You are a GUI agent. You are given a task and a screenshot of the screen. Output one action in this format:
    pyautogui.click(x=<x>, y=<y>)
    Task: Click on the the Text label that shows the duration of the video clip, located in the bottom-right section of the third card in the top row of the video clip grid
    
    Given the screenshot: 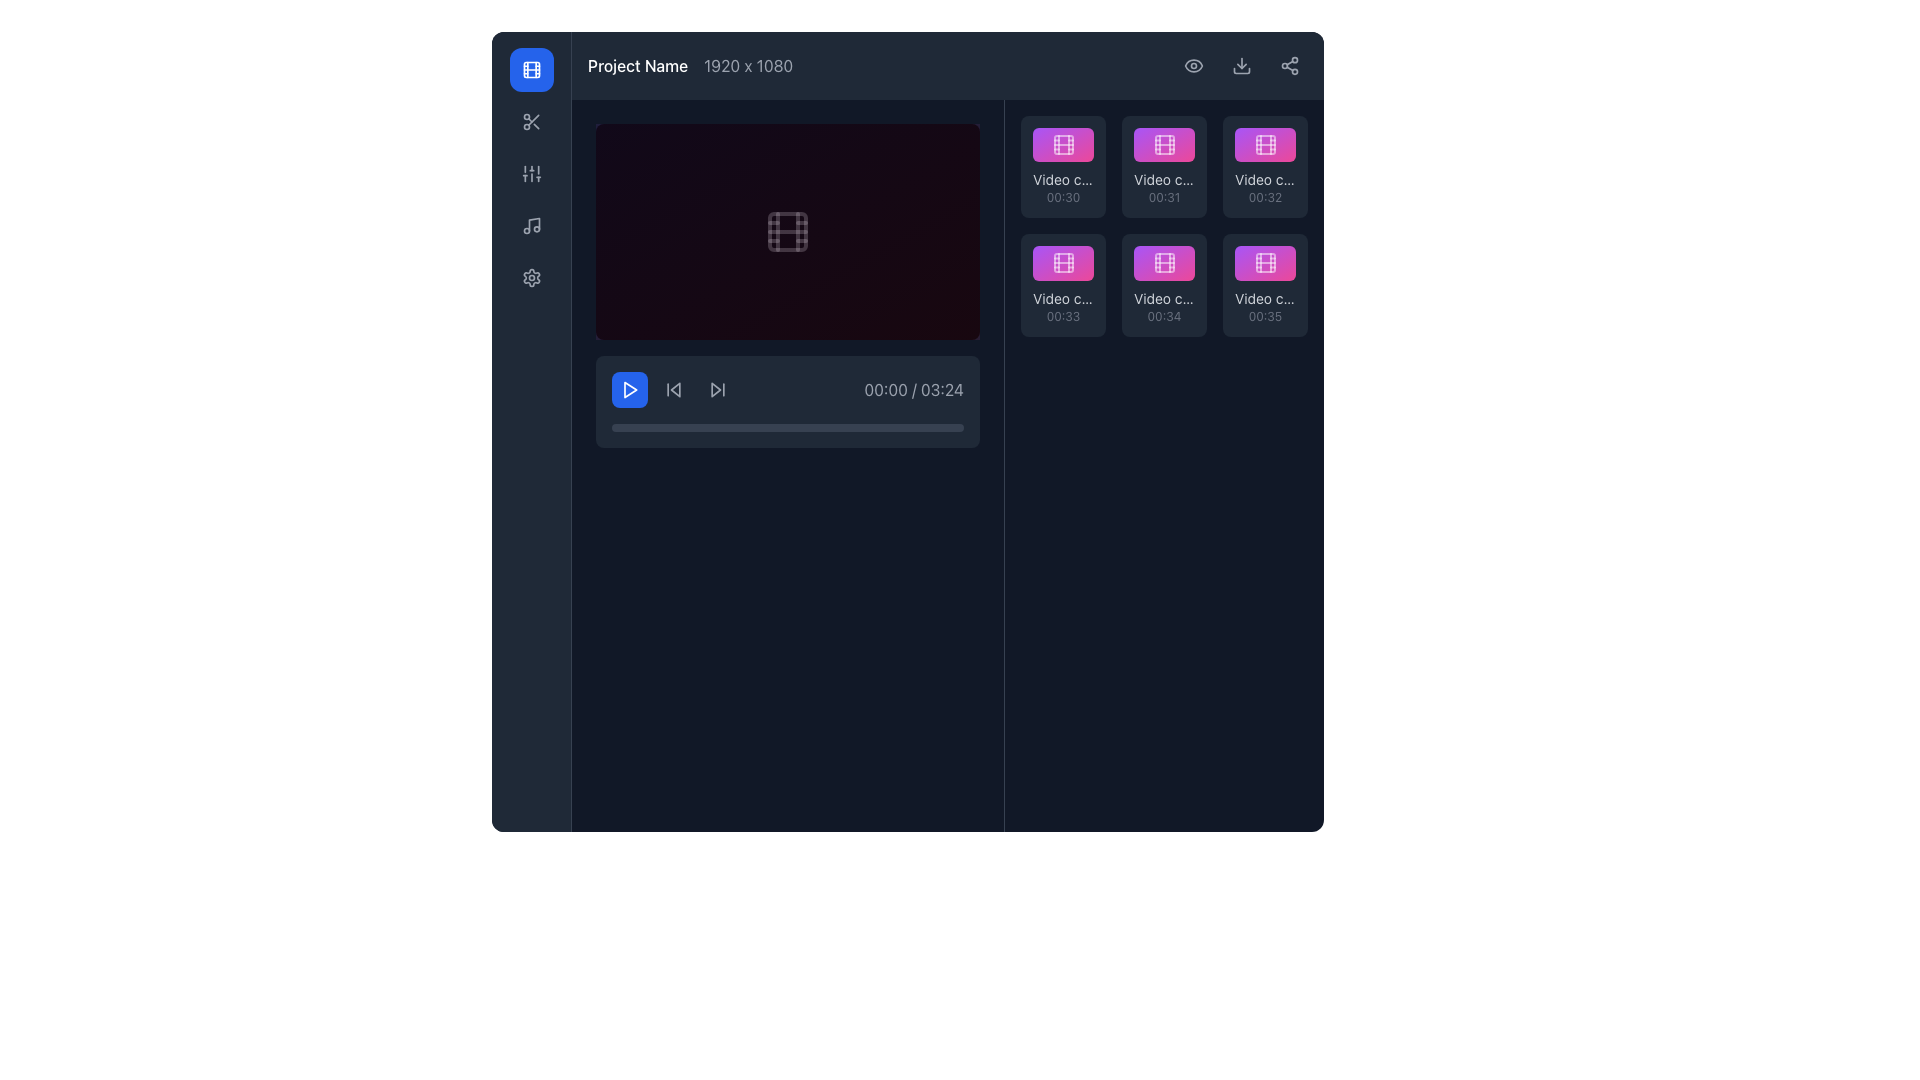 What is the action you would take?
    pyautogui.click(x=1264, y=198)
    